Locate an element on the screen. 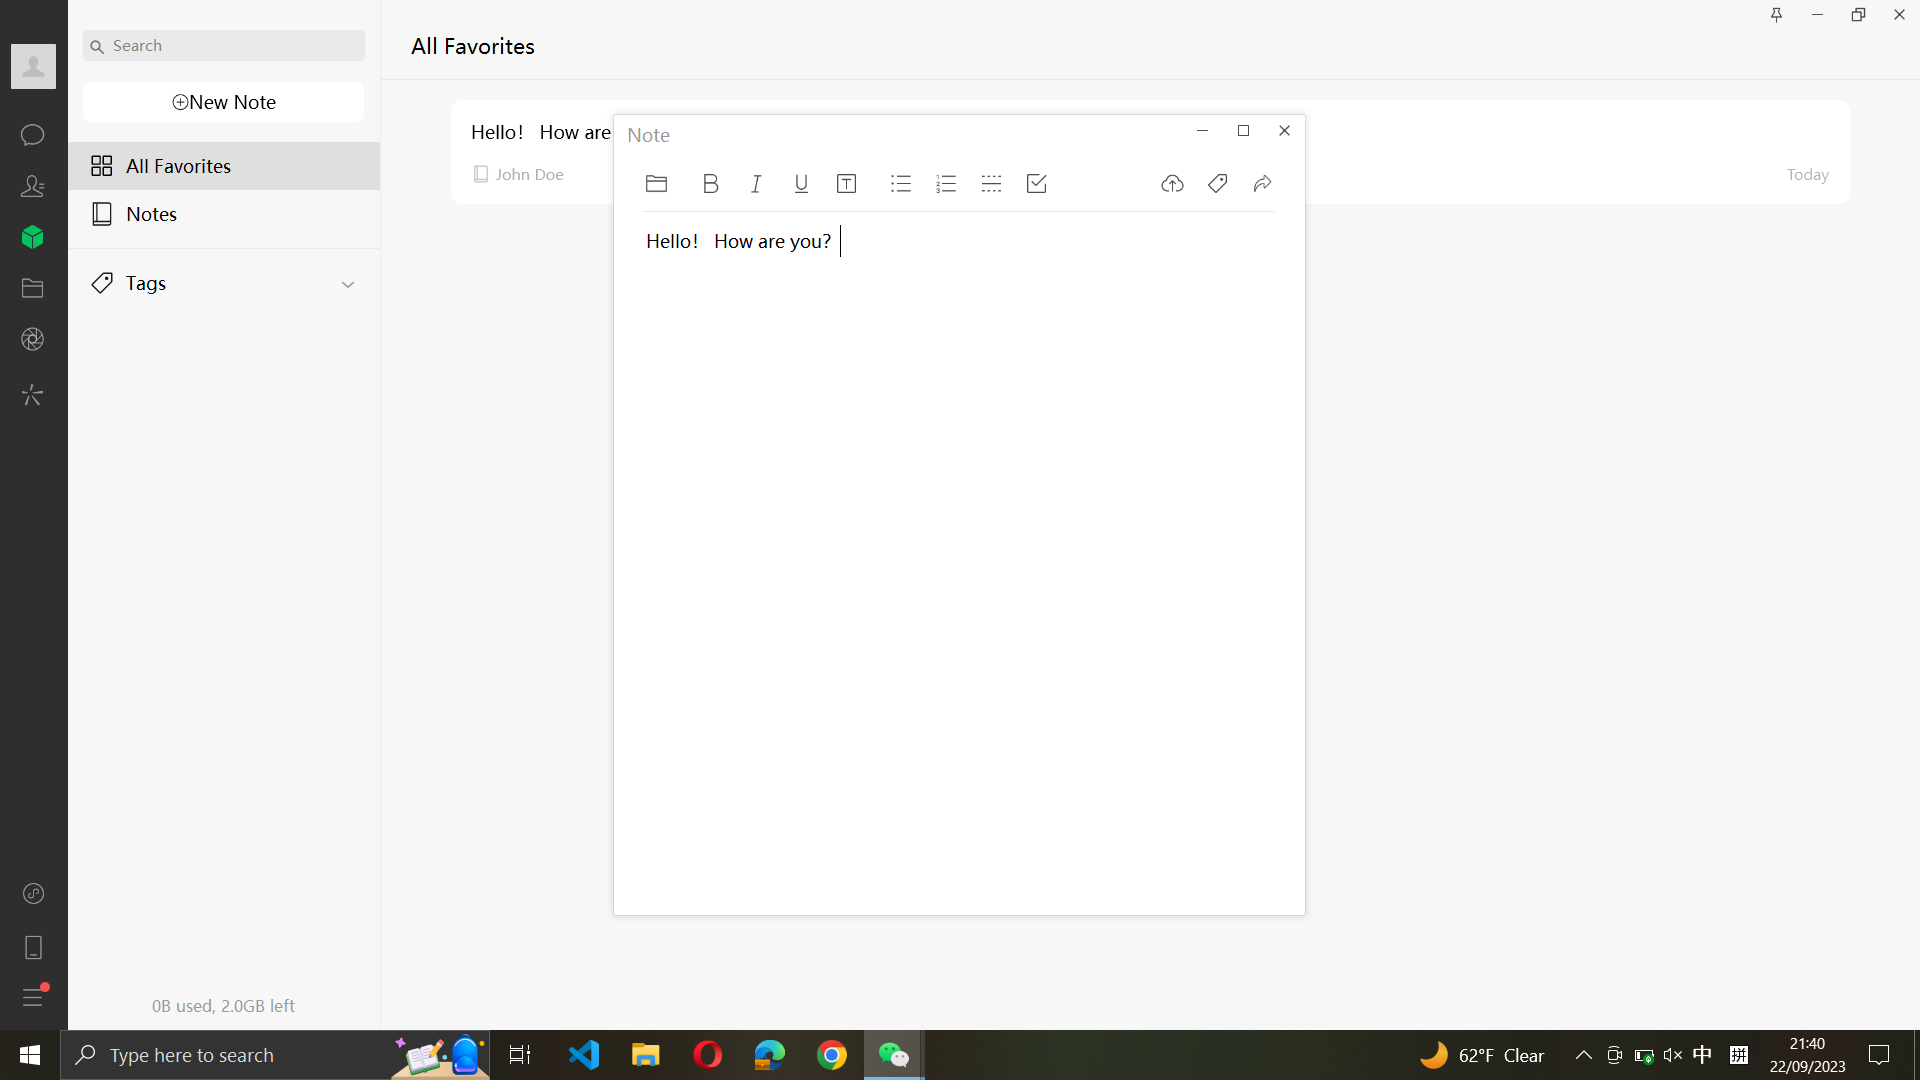 This screenshot has width=1920, height=1080. Input the phrase - "Schedule a doctor"s appointment on Friday" in the active note and convert it into a checklist entry is located at coordinates (727, 585).